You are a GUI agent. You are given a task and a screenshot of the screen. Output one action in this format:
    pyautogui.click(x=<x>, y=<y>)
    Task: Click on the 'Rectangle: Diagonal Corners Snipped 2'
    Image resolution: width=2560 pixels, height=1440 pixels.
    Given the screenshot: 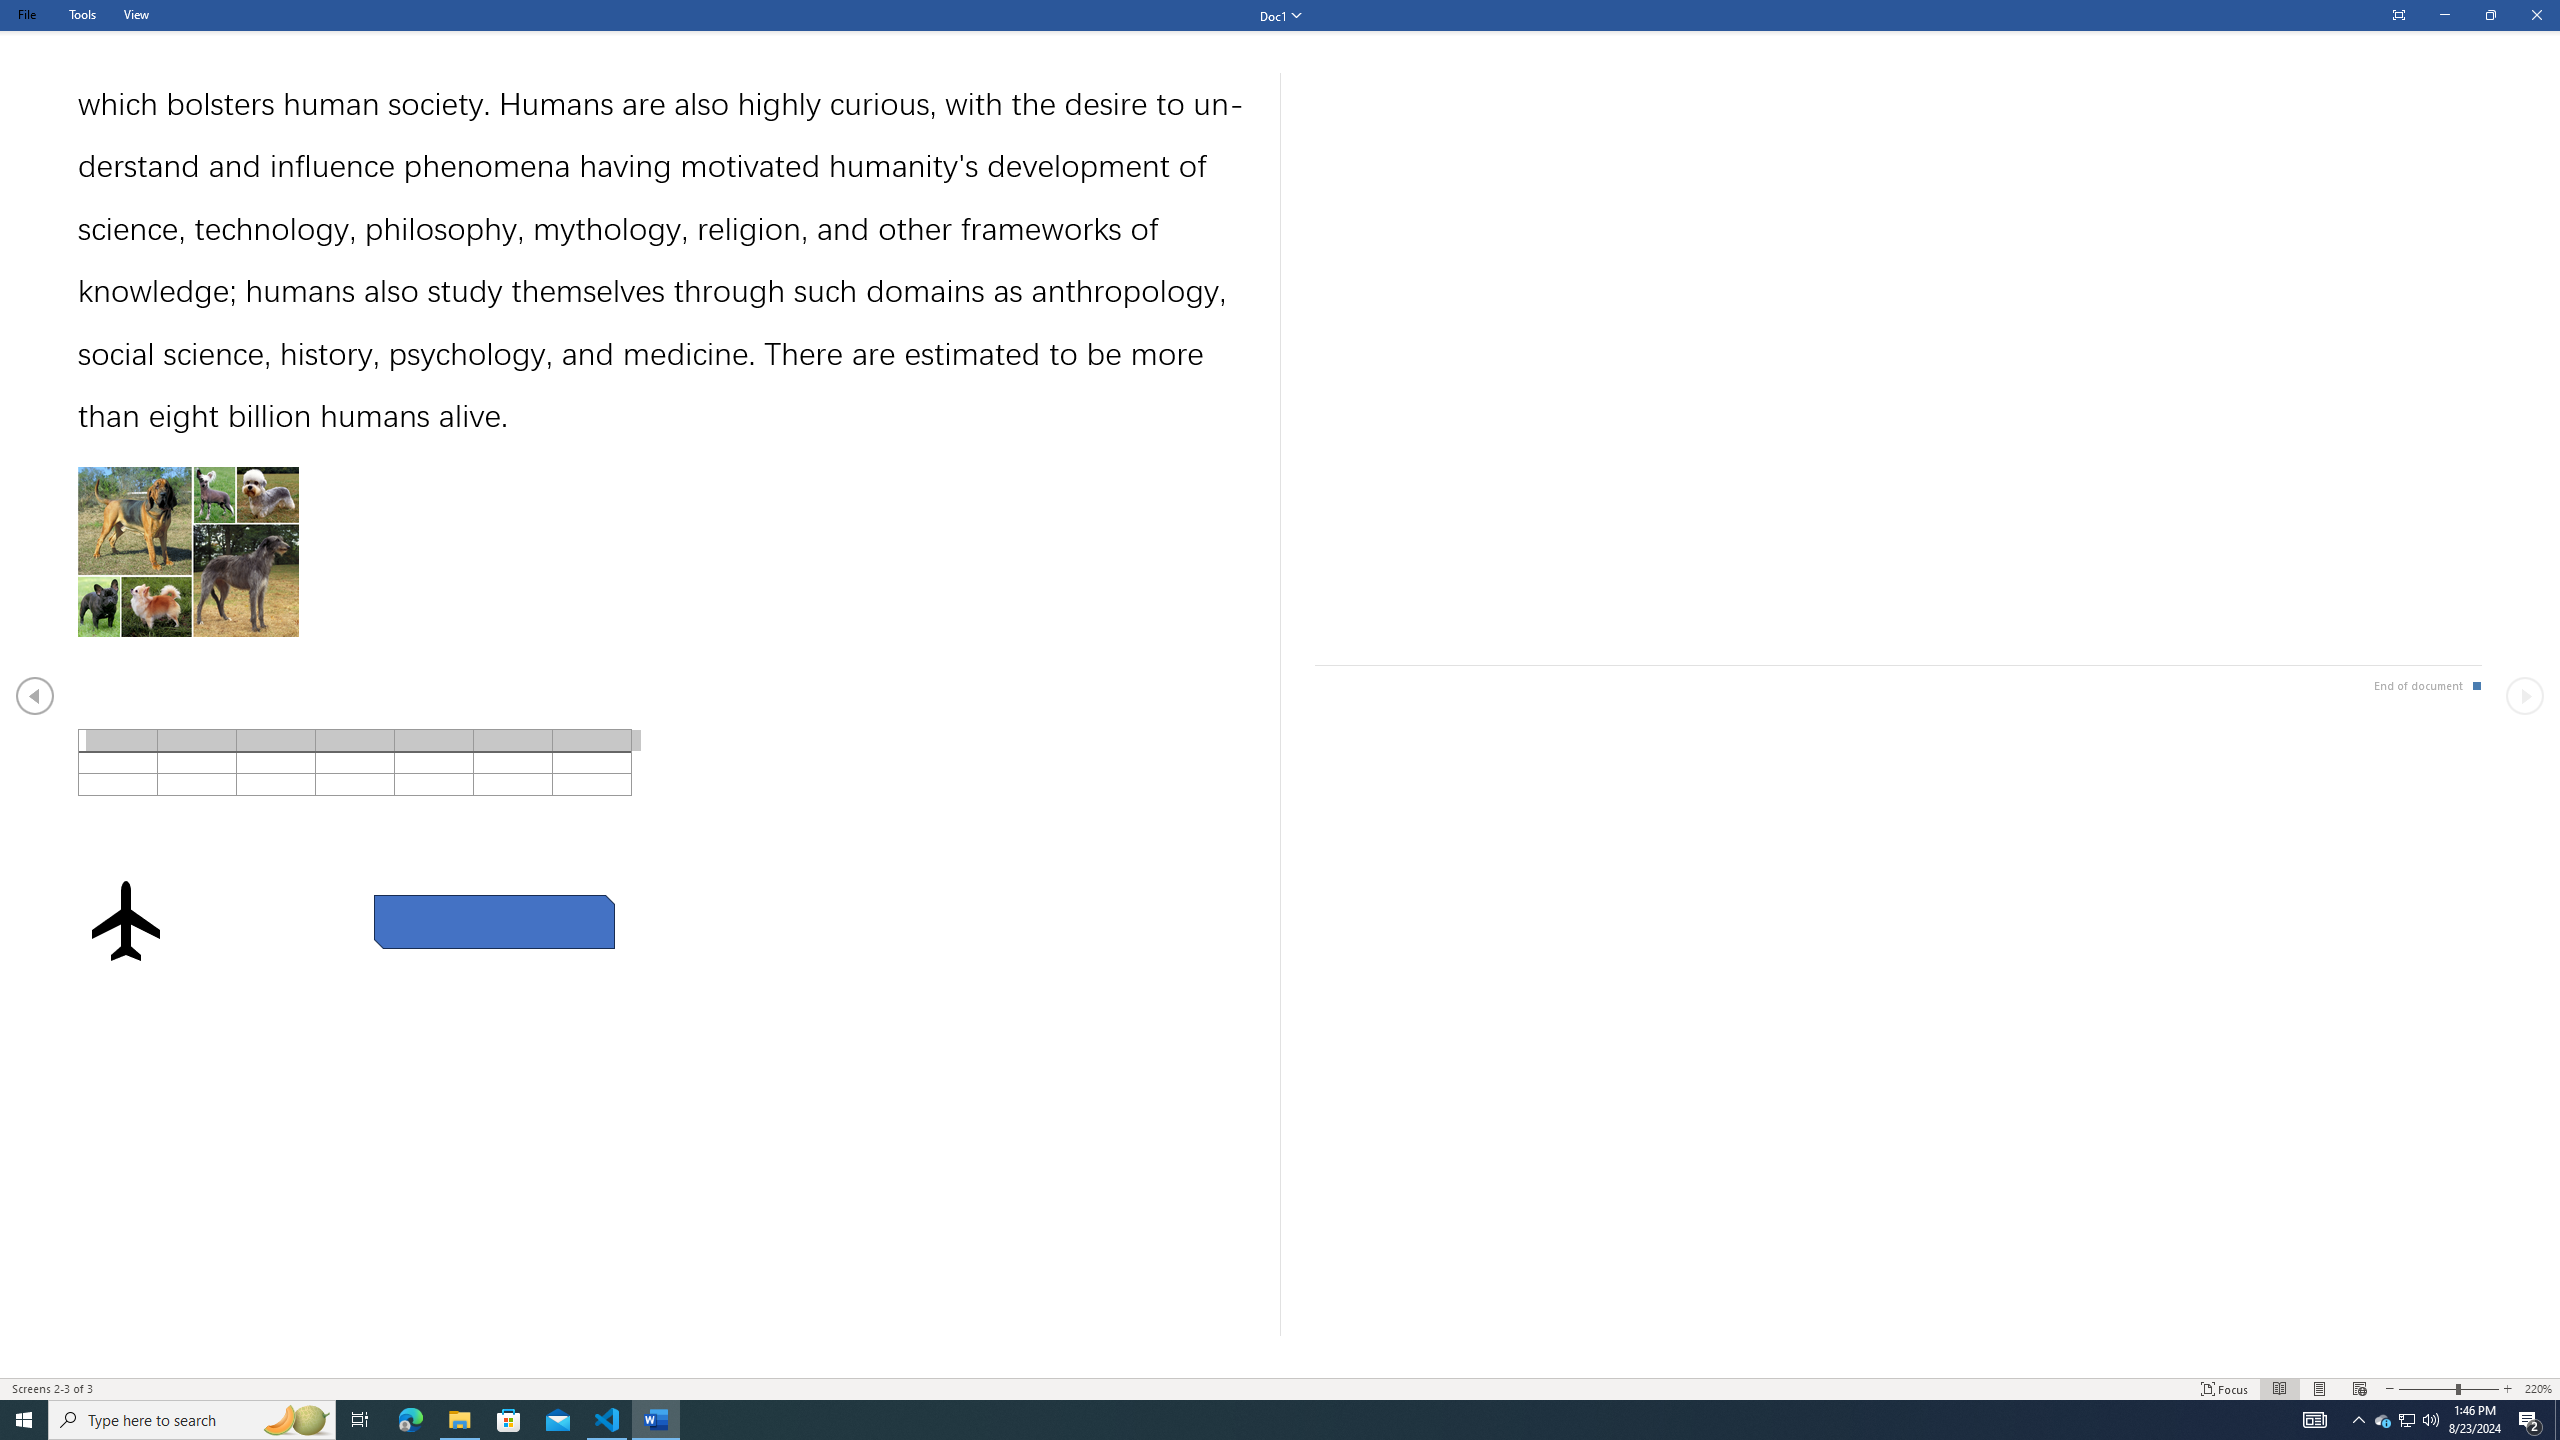 What is the action you would take?
    pyautogui.click(x=493, y=922)
    